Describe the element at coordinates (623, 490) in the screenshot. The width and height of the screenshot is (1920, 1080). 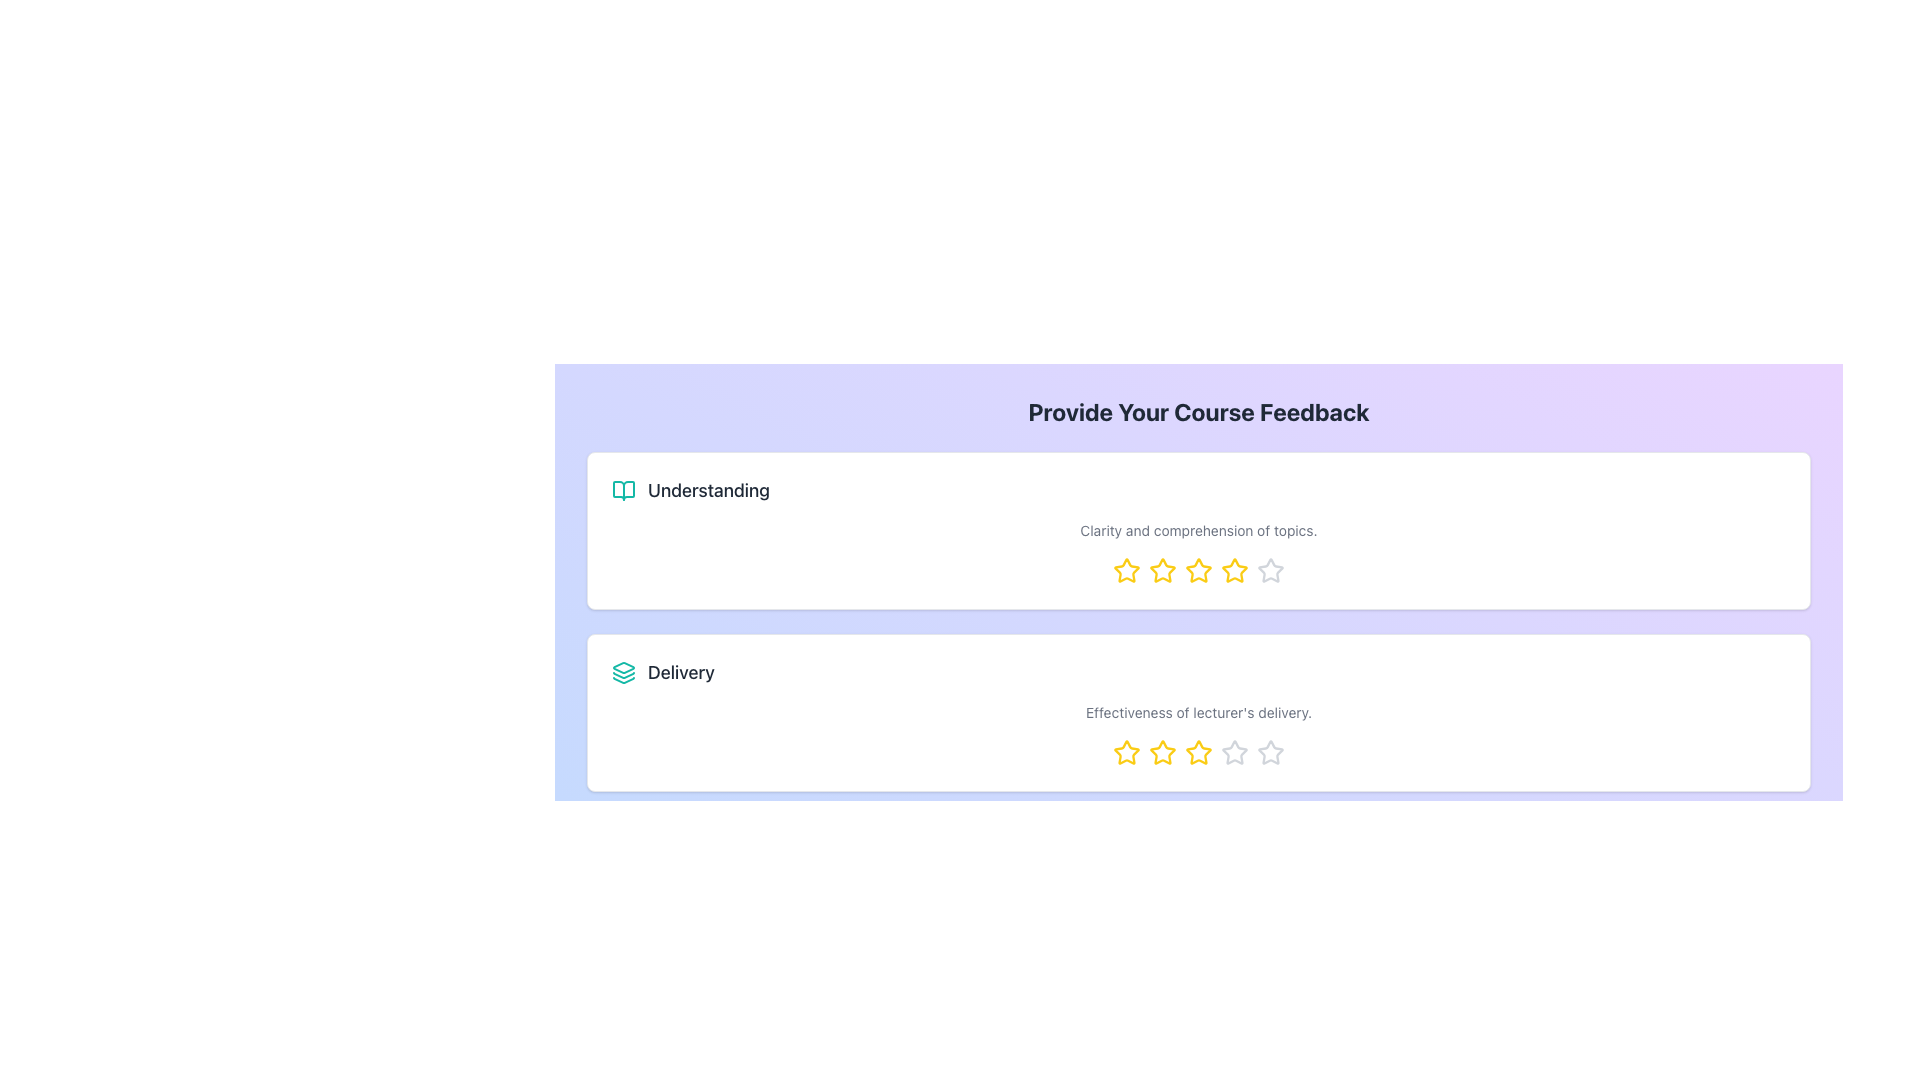
I see `the teal open book icon located to the left of the text 'Understanding' in the course feedback section` at that location.